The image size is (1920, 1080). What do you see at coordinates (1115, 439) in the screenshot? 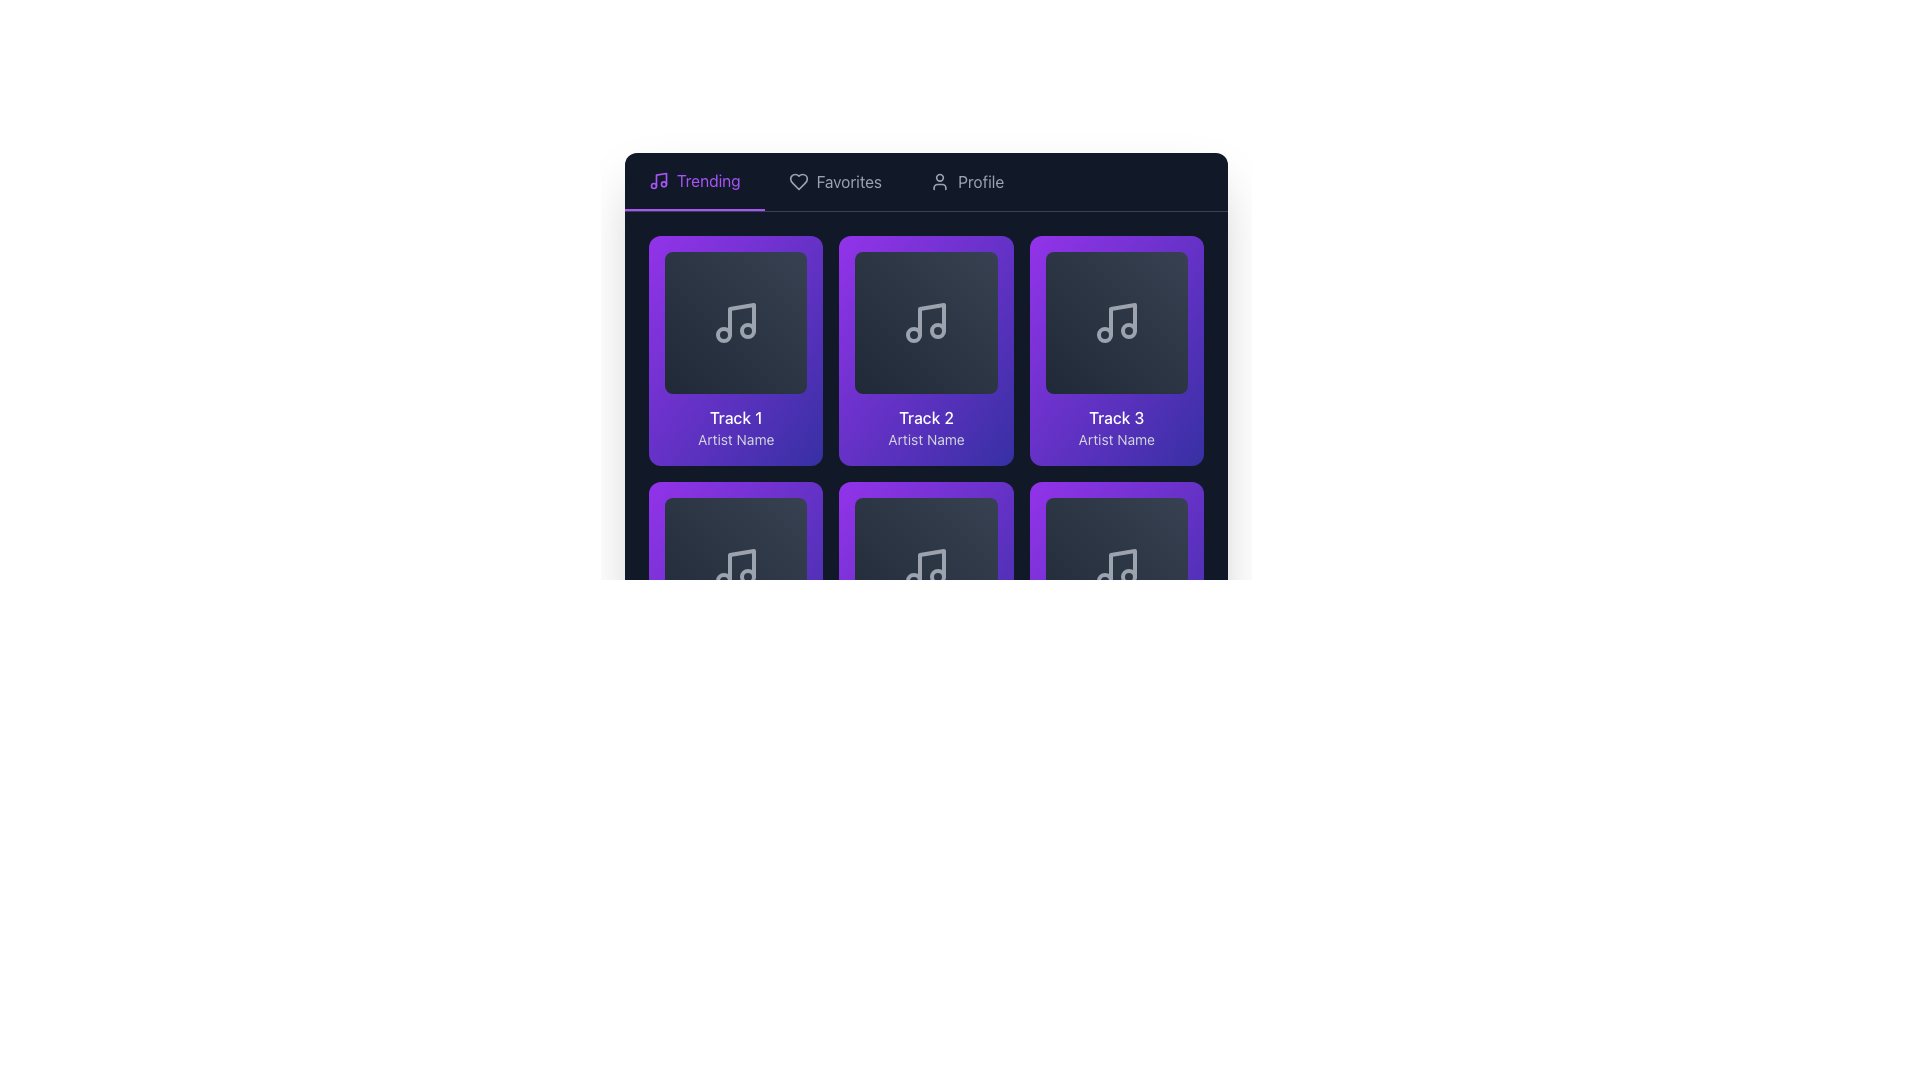
I see `text element displaying 'Artist Name', which is located below 'Track 3' in a card layout with a purple gradient background` at bounding box center [1115, 439].